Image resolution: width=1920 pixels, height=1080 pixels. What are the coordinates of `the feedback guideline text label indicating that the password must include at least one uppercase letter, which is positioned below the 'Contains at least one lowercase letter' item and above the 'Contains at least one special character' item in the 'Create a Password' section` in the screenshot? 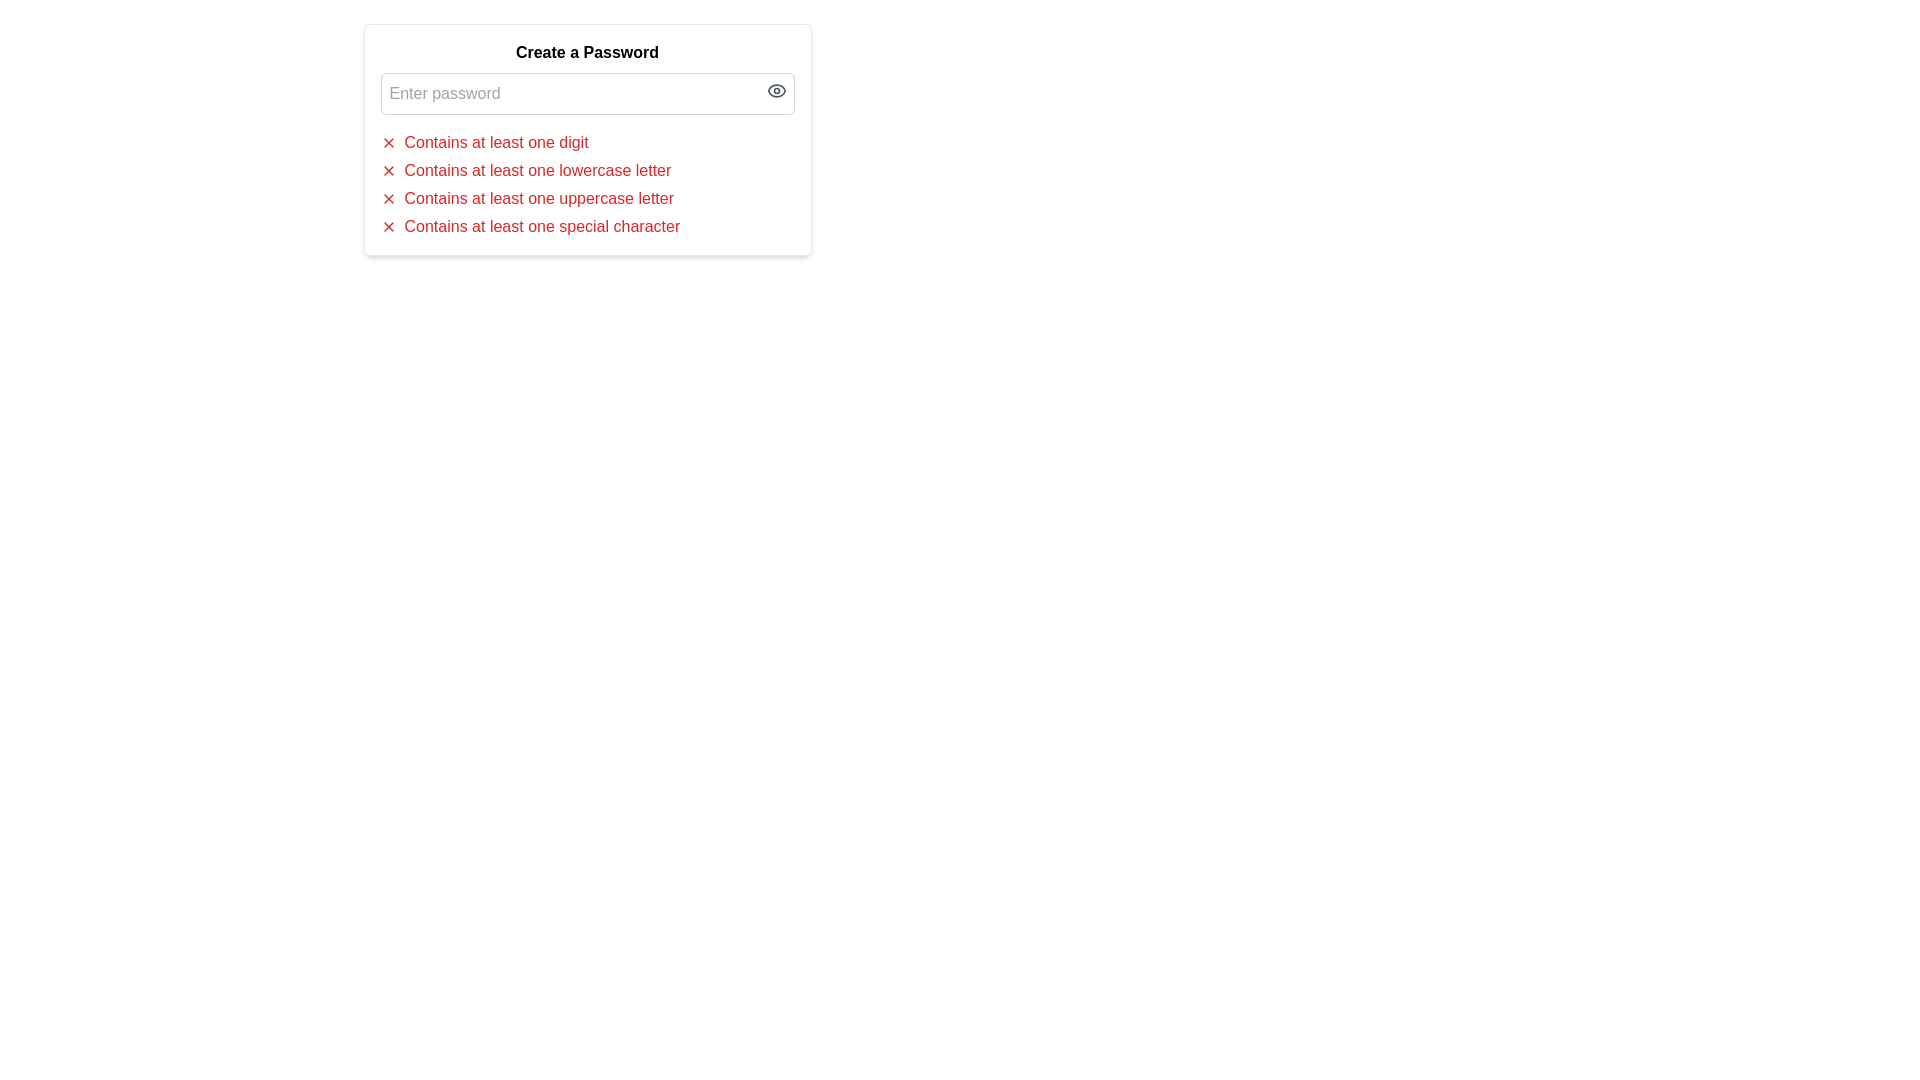 It's located at (539, 199).